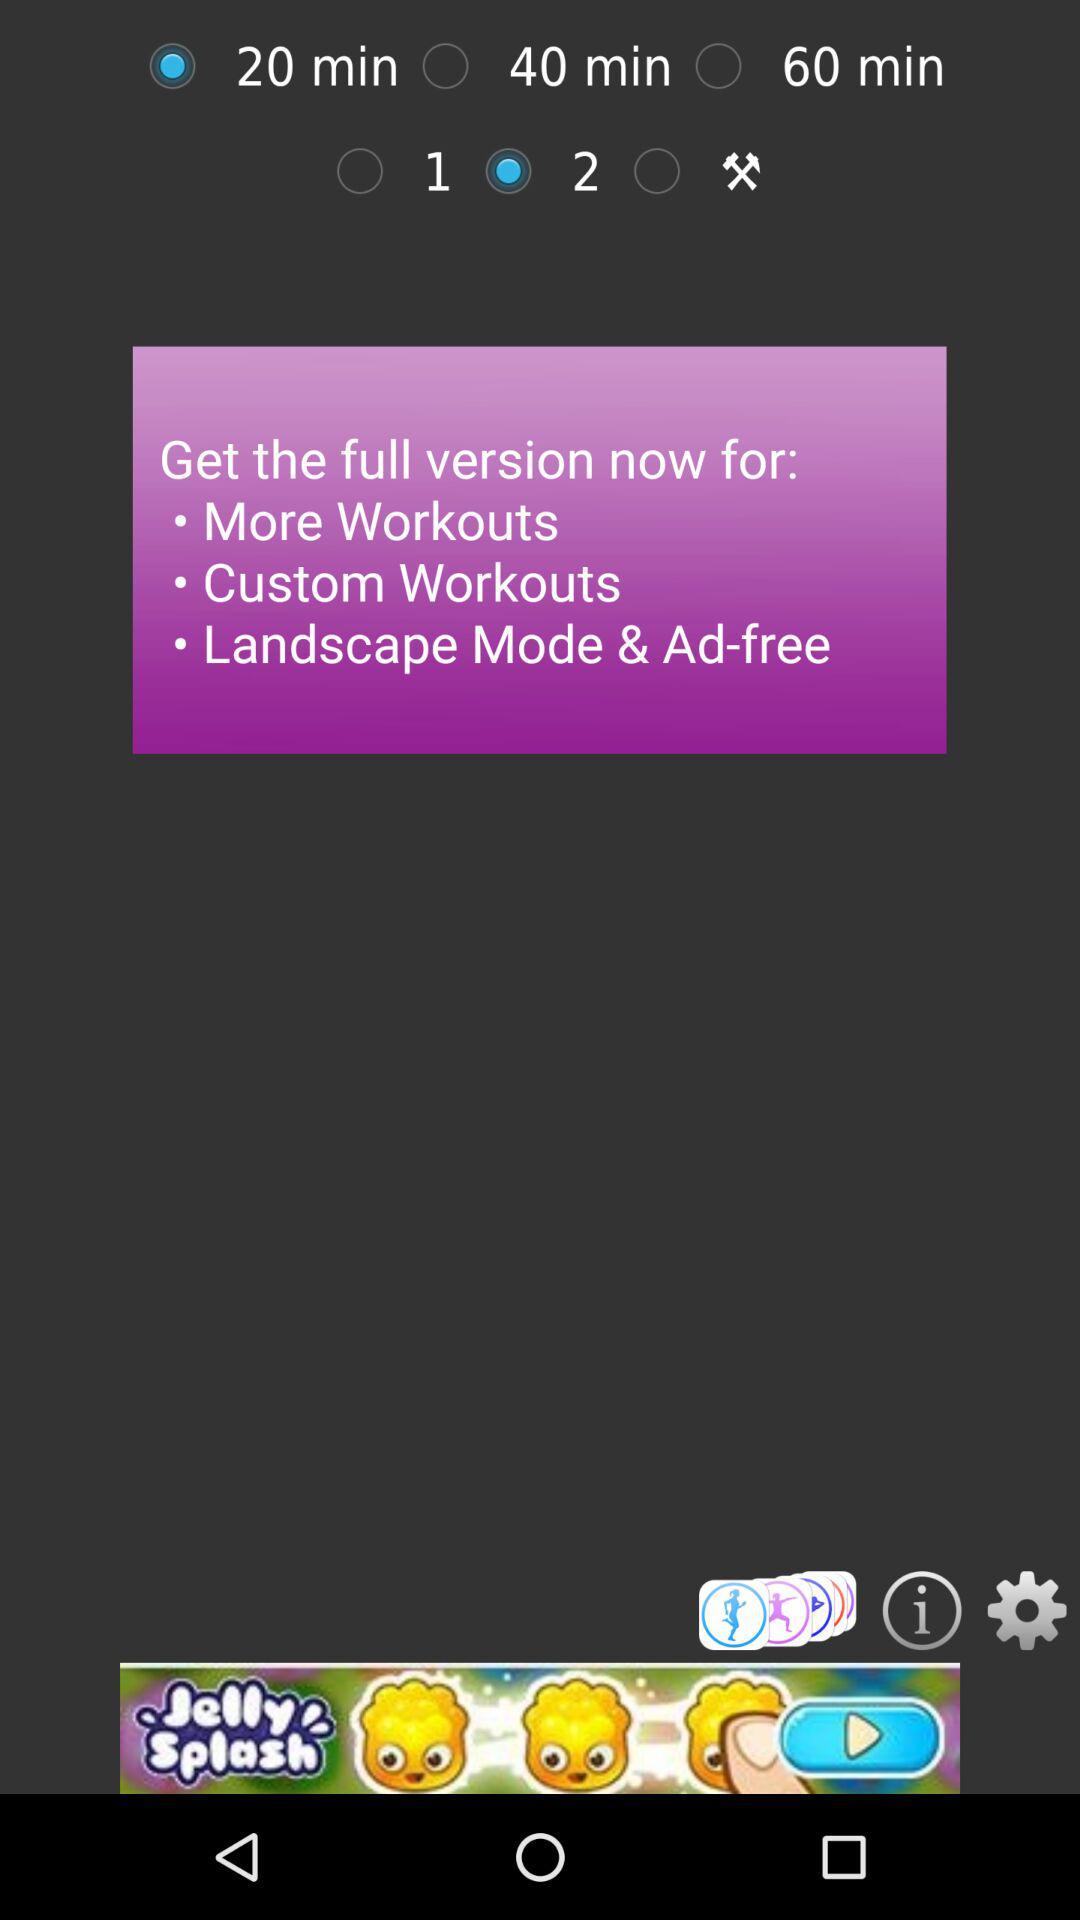  I want to click on 40 min workout option, so click(455, 66).